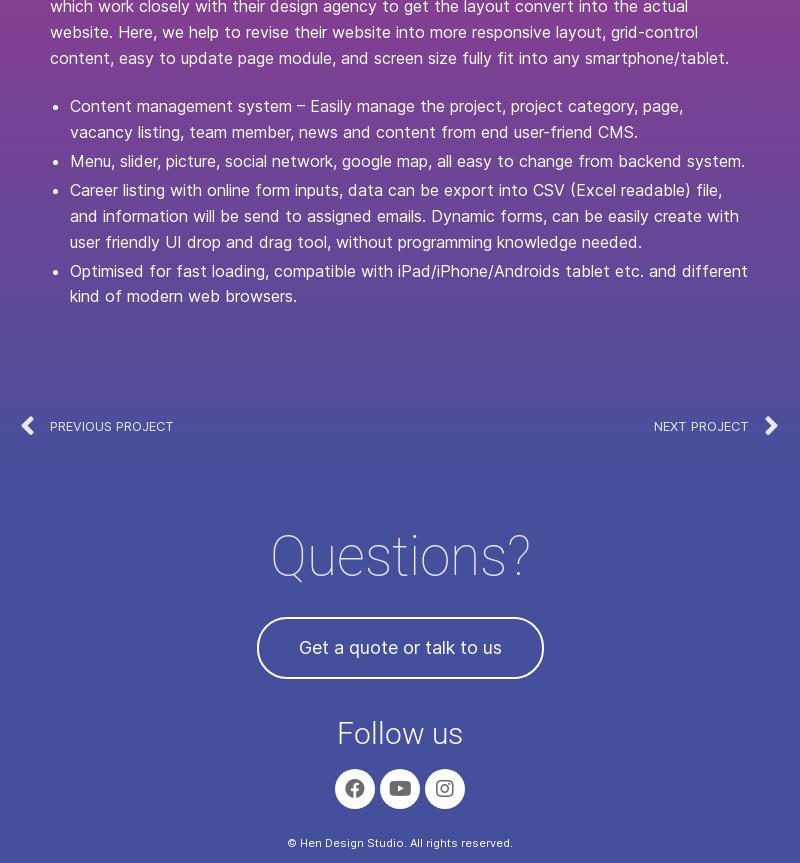 The height and width of the screenshot is (863, 800). What do you see at coordinates (404, 214) in the screenshot?
I see `'Career listing with online form inputs, data can be export into CSV (Excel readable) file, and information will be send to assigned emails. Dynamic forms, can be easily create with user friendly UI drop and drag tool, without programming knowledge needed.'` at bounding box center [404, 214].